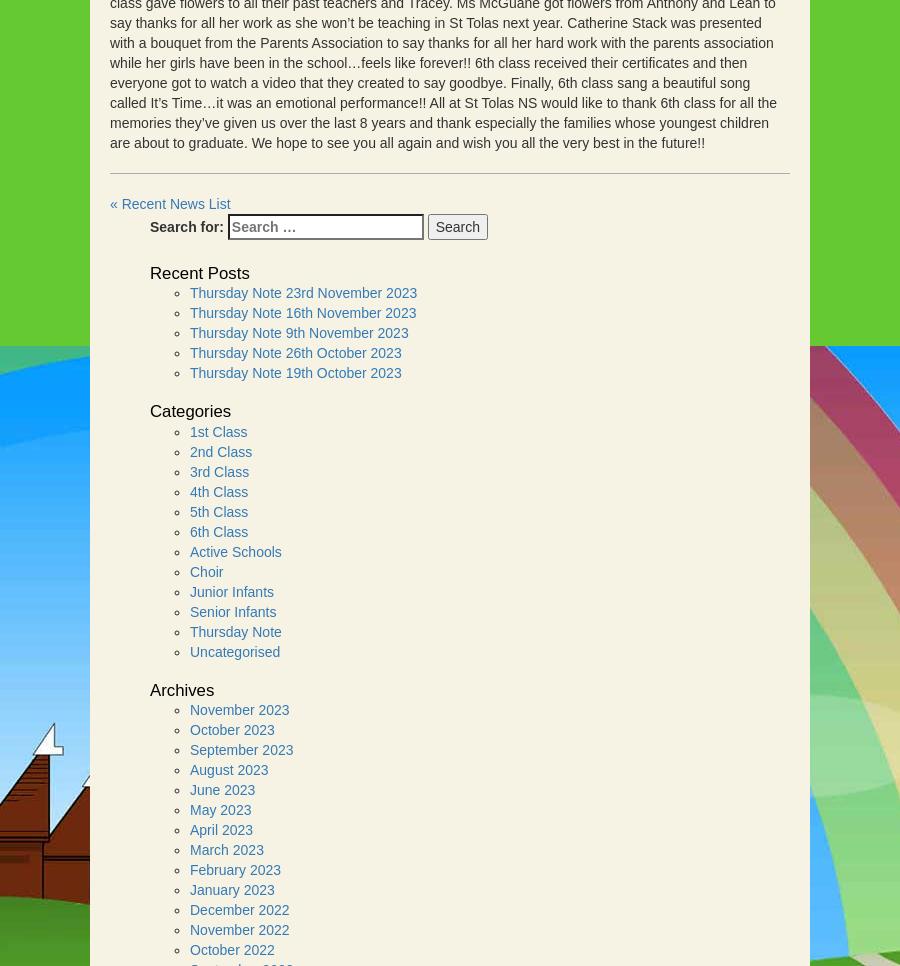  What do you see at coordinates (240, 750) in the screenshot?
I see `'September 2023'` at bounding box center [240, 750].